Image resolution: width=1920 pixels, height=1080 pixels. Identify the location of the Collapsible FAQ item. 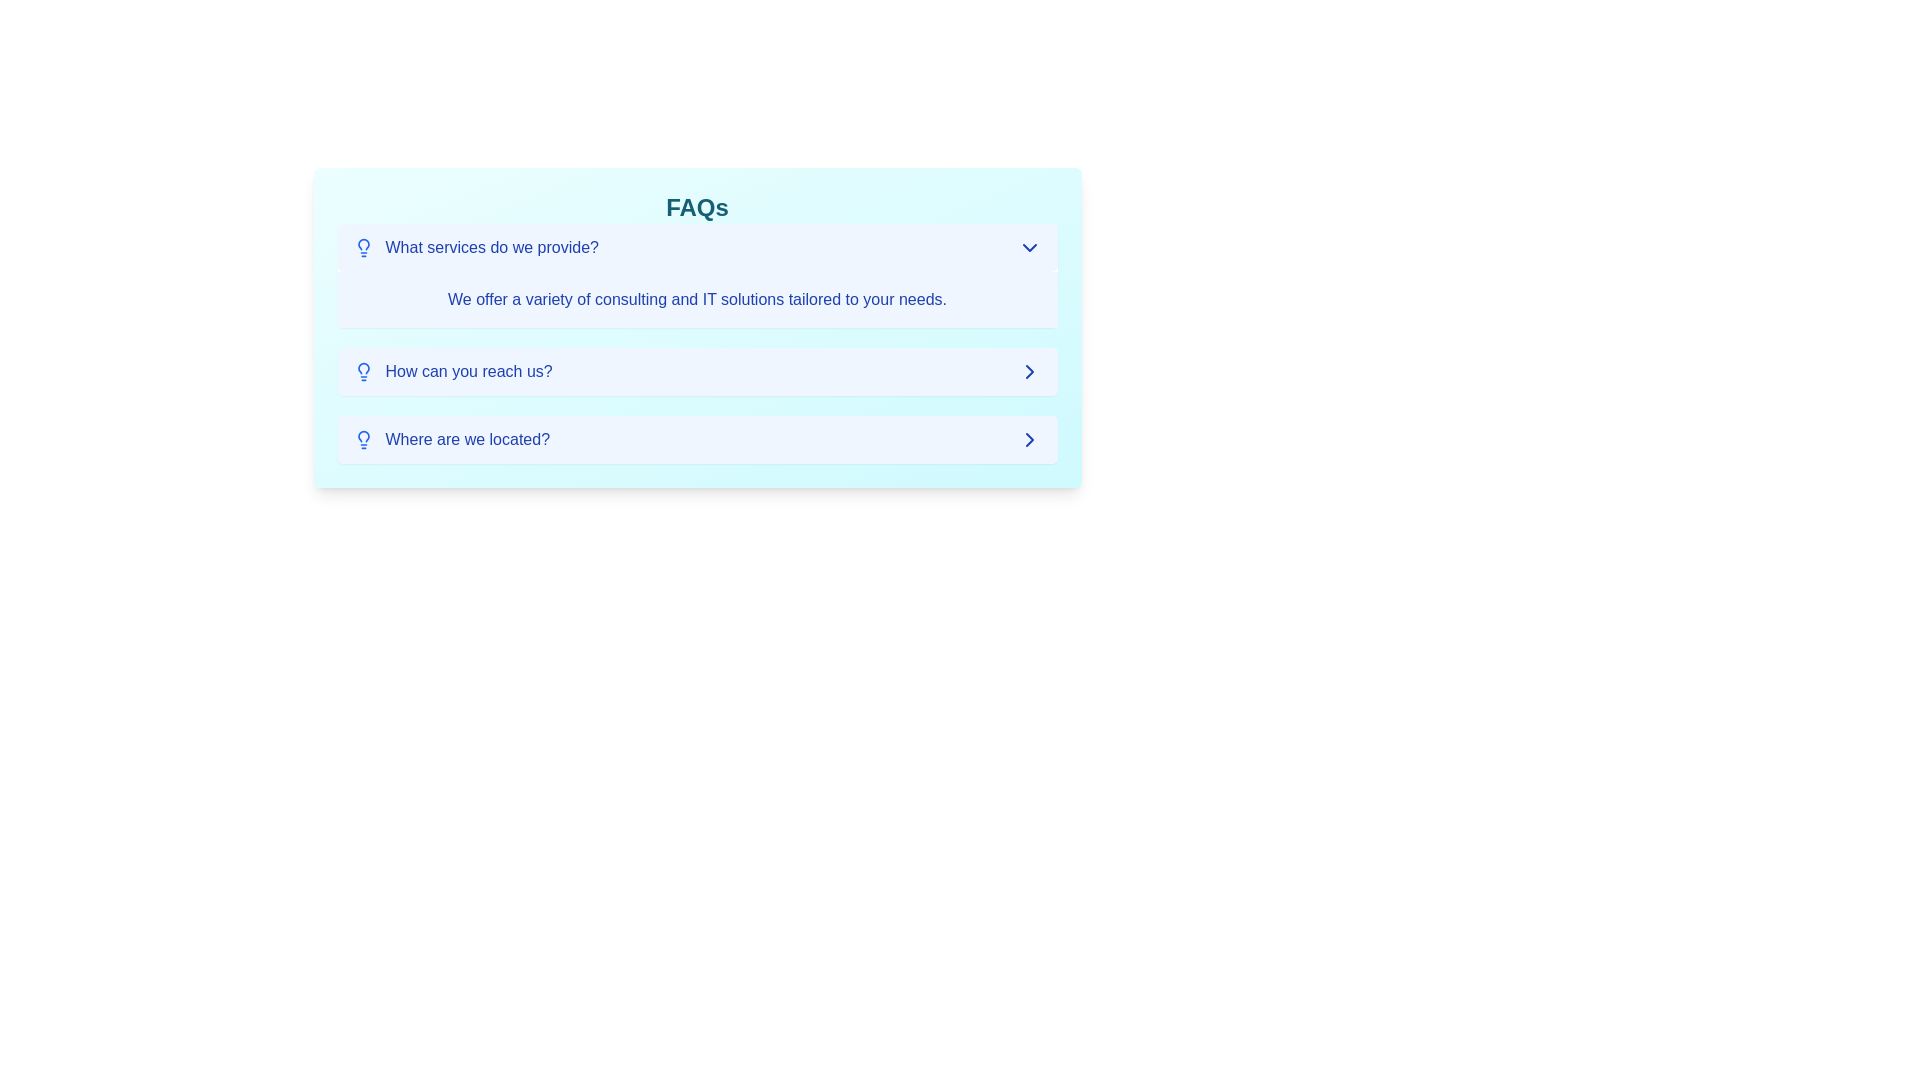
(697, 342).